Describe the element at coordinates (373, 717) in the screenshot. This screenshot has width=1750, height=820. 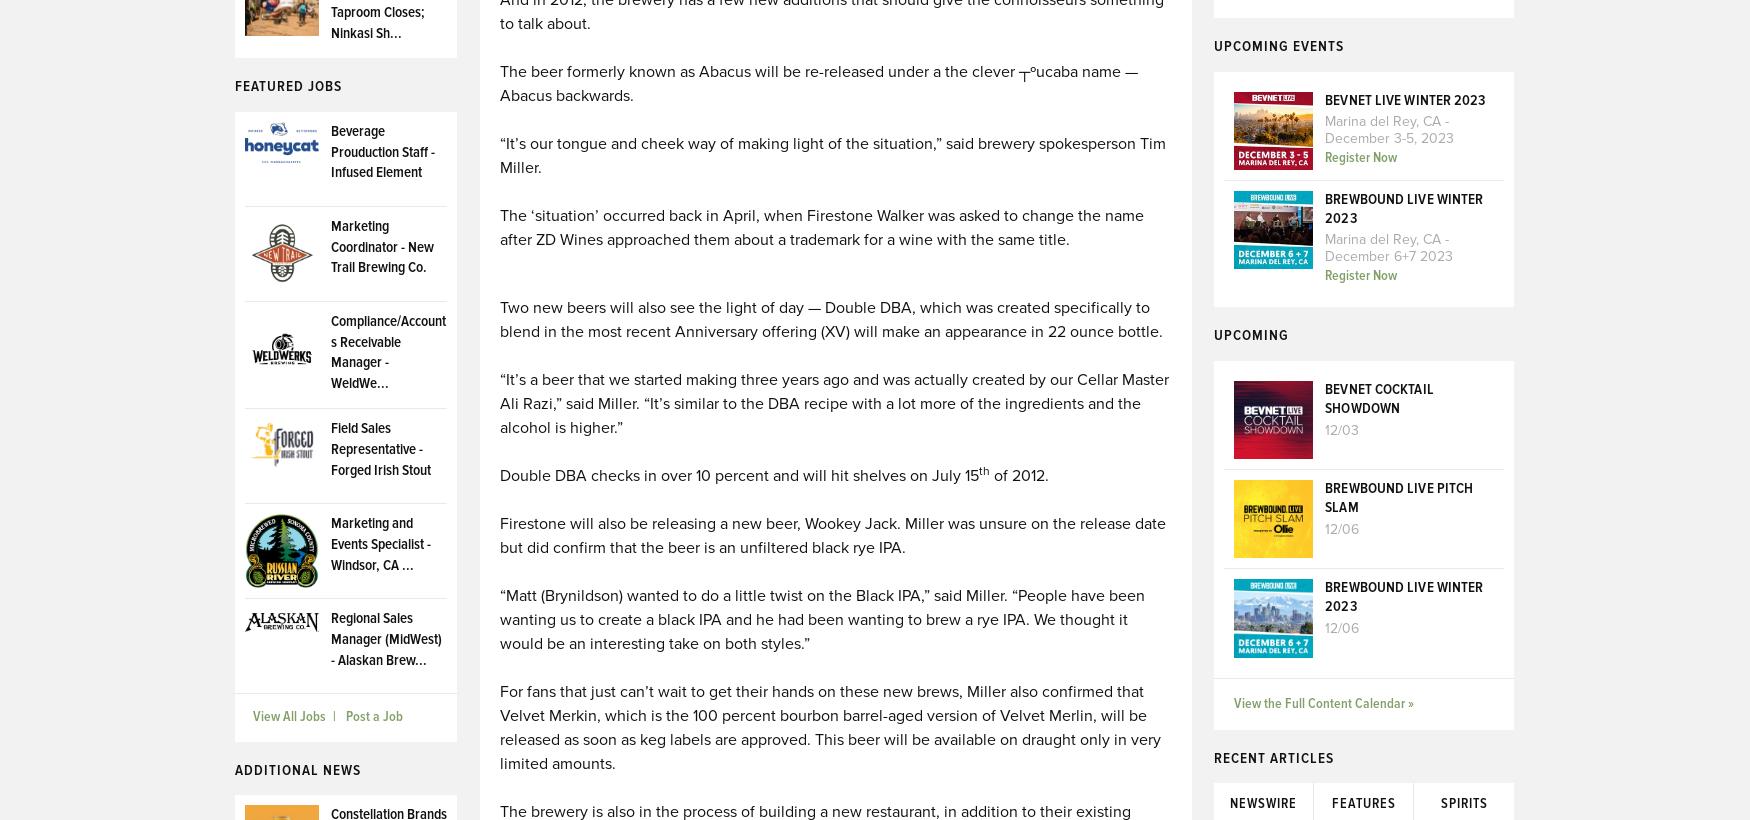
I see `'Post a Job'` at that location.